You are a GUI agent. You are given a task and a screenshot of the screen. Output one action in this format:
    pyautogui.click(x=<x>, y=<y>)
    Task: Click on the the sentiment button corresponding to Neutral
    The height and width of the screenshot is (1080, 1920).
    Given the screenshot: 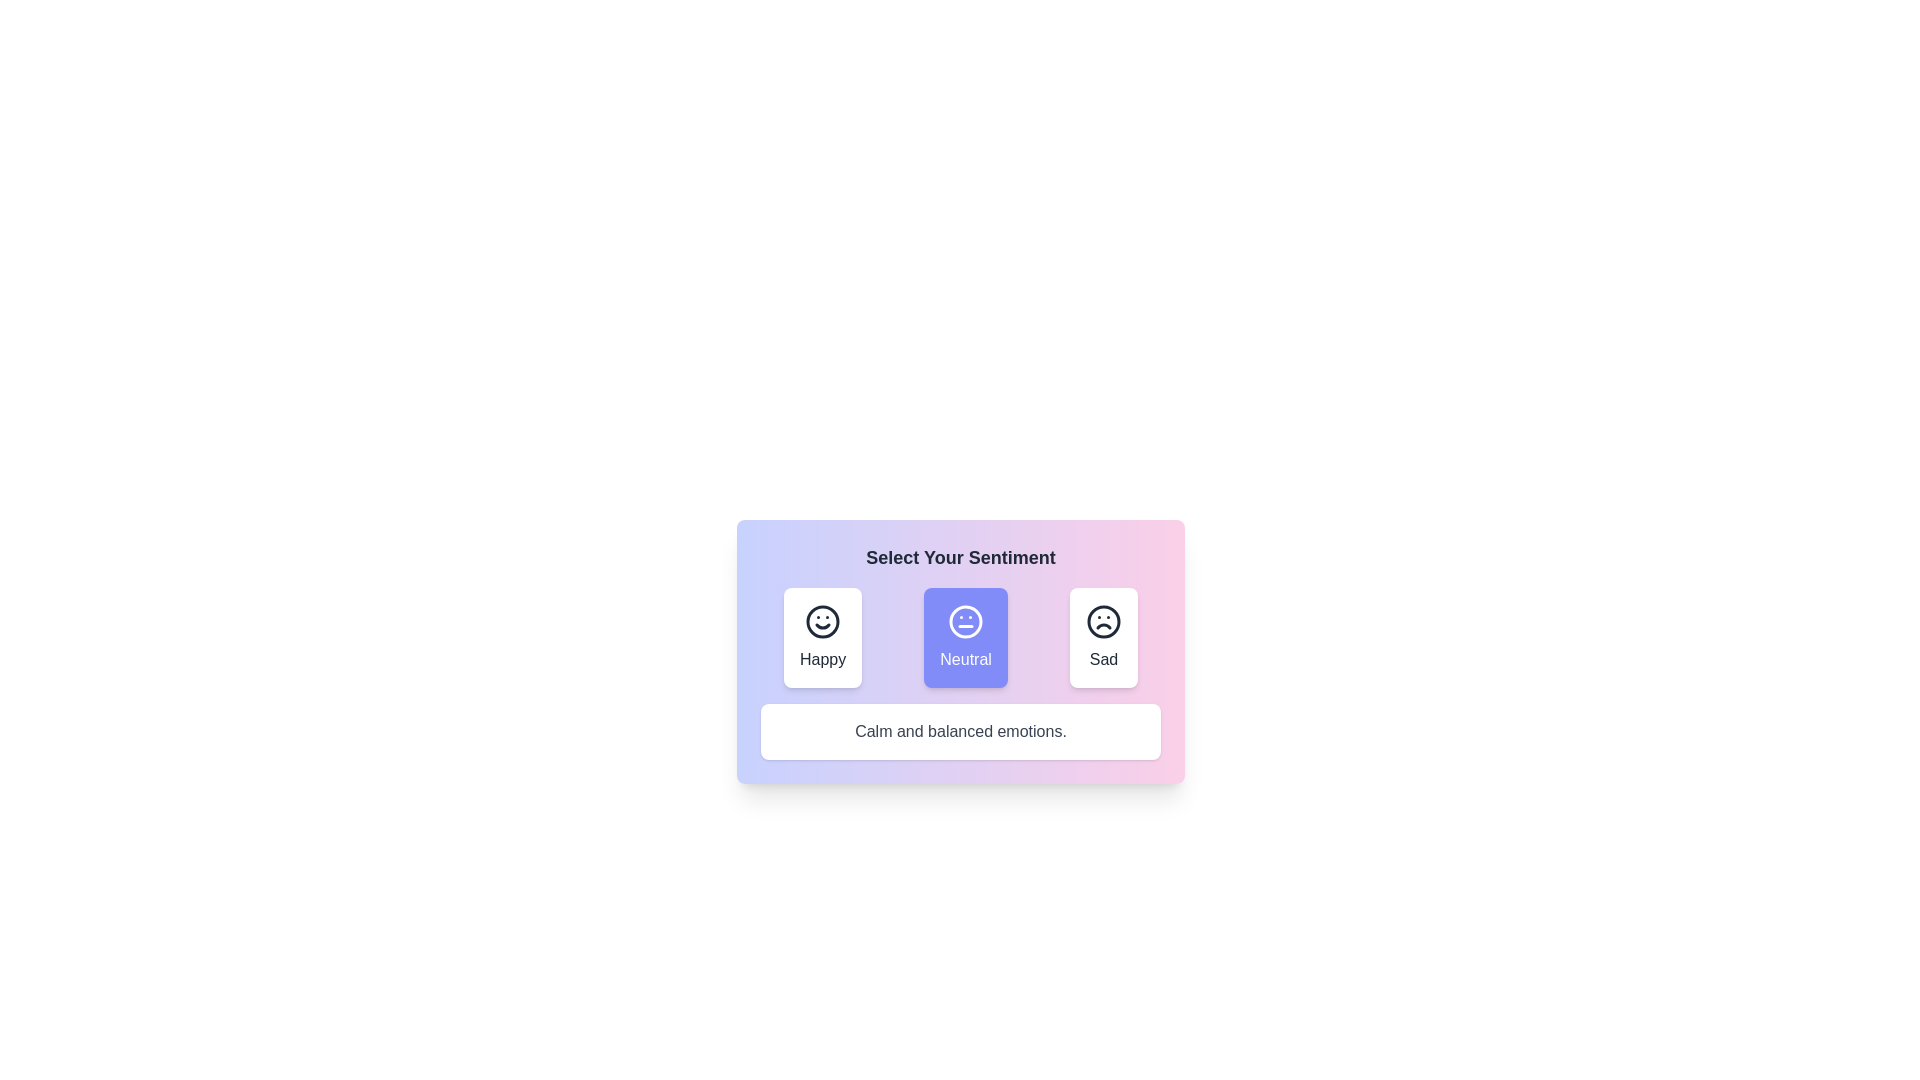 What is the action you would take?
    pyautogui.click(x=966, y=637)
    